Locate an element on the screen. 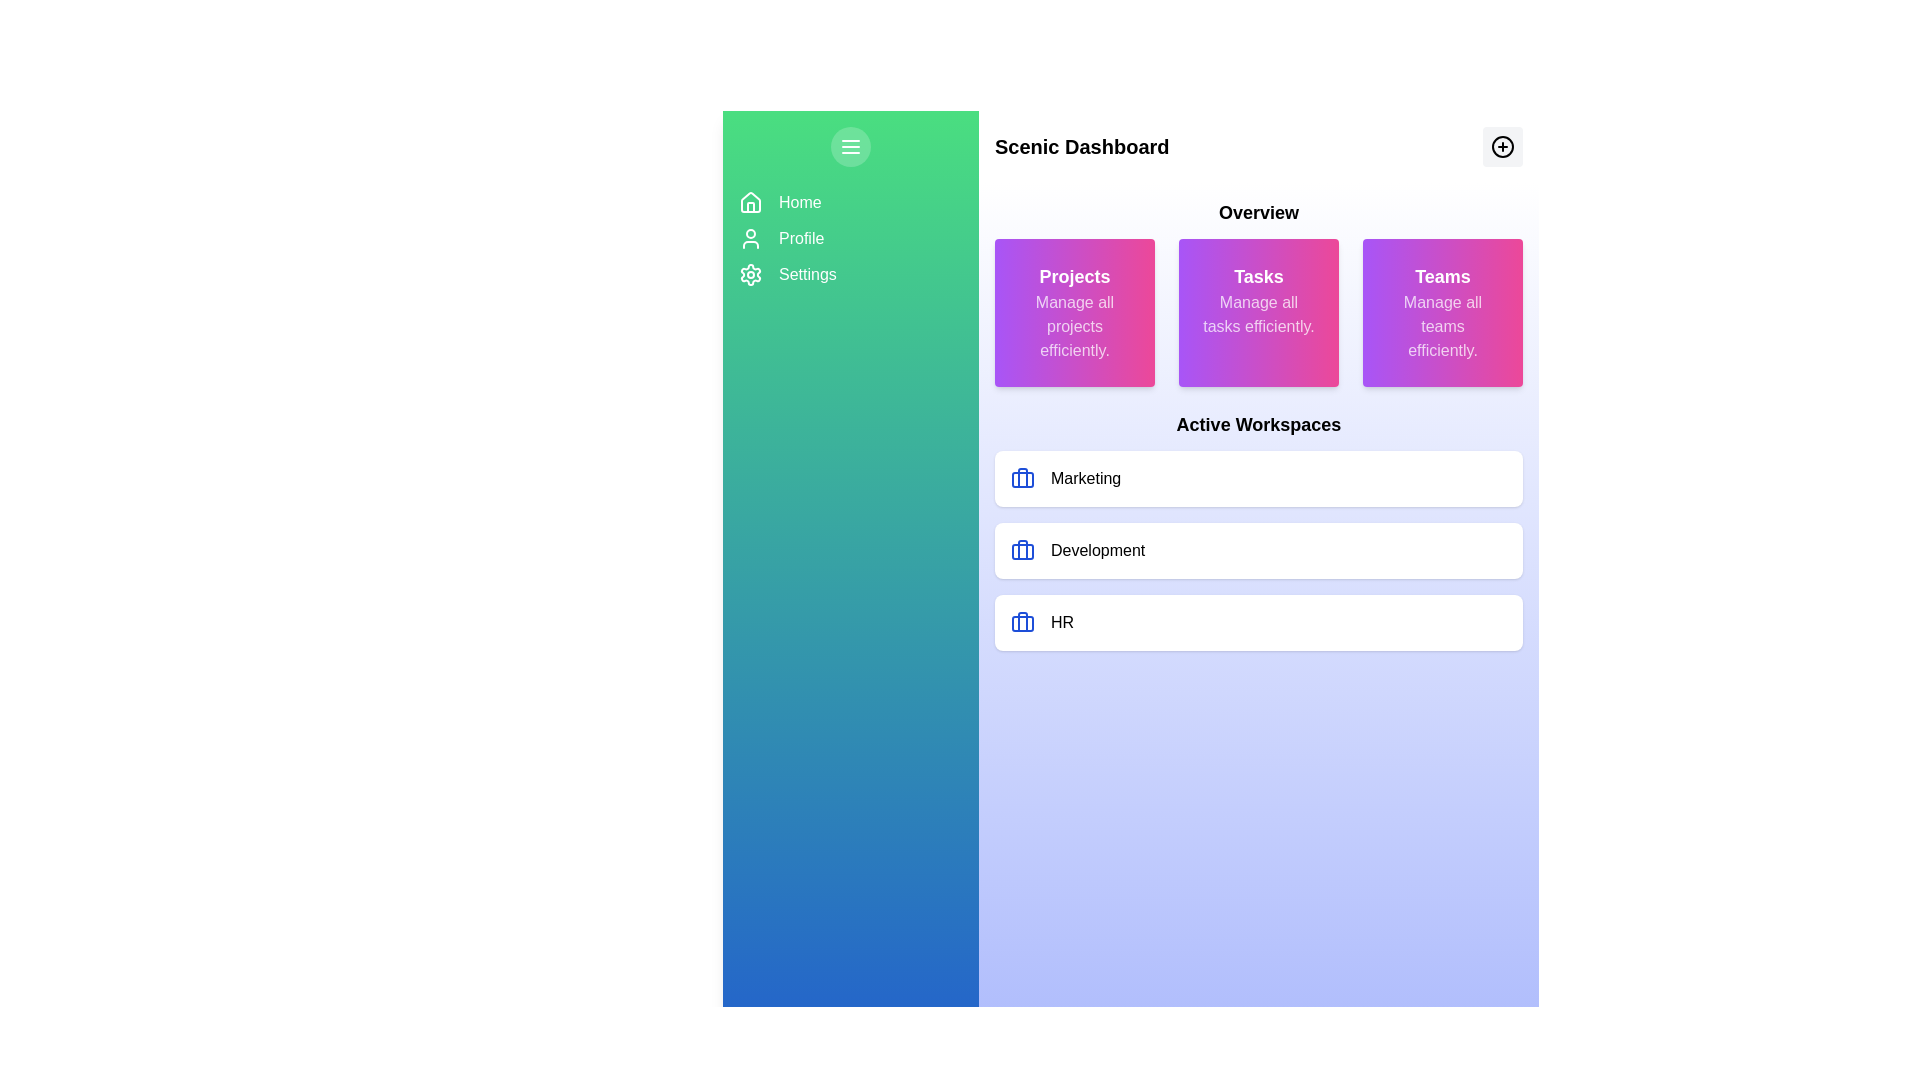  on the 'HR' label in the 'Active Workspaces' section is located at coordinates (1061, 622).